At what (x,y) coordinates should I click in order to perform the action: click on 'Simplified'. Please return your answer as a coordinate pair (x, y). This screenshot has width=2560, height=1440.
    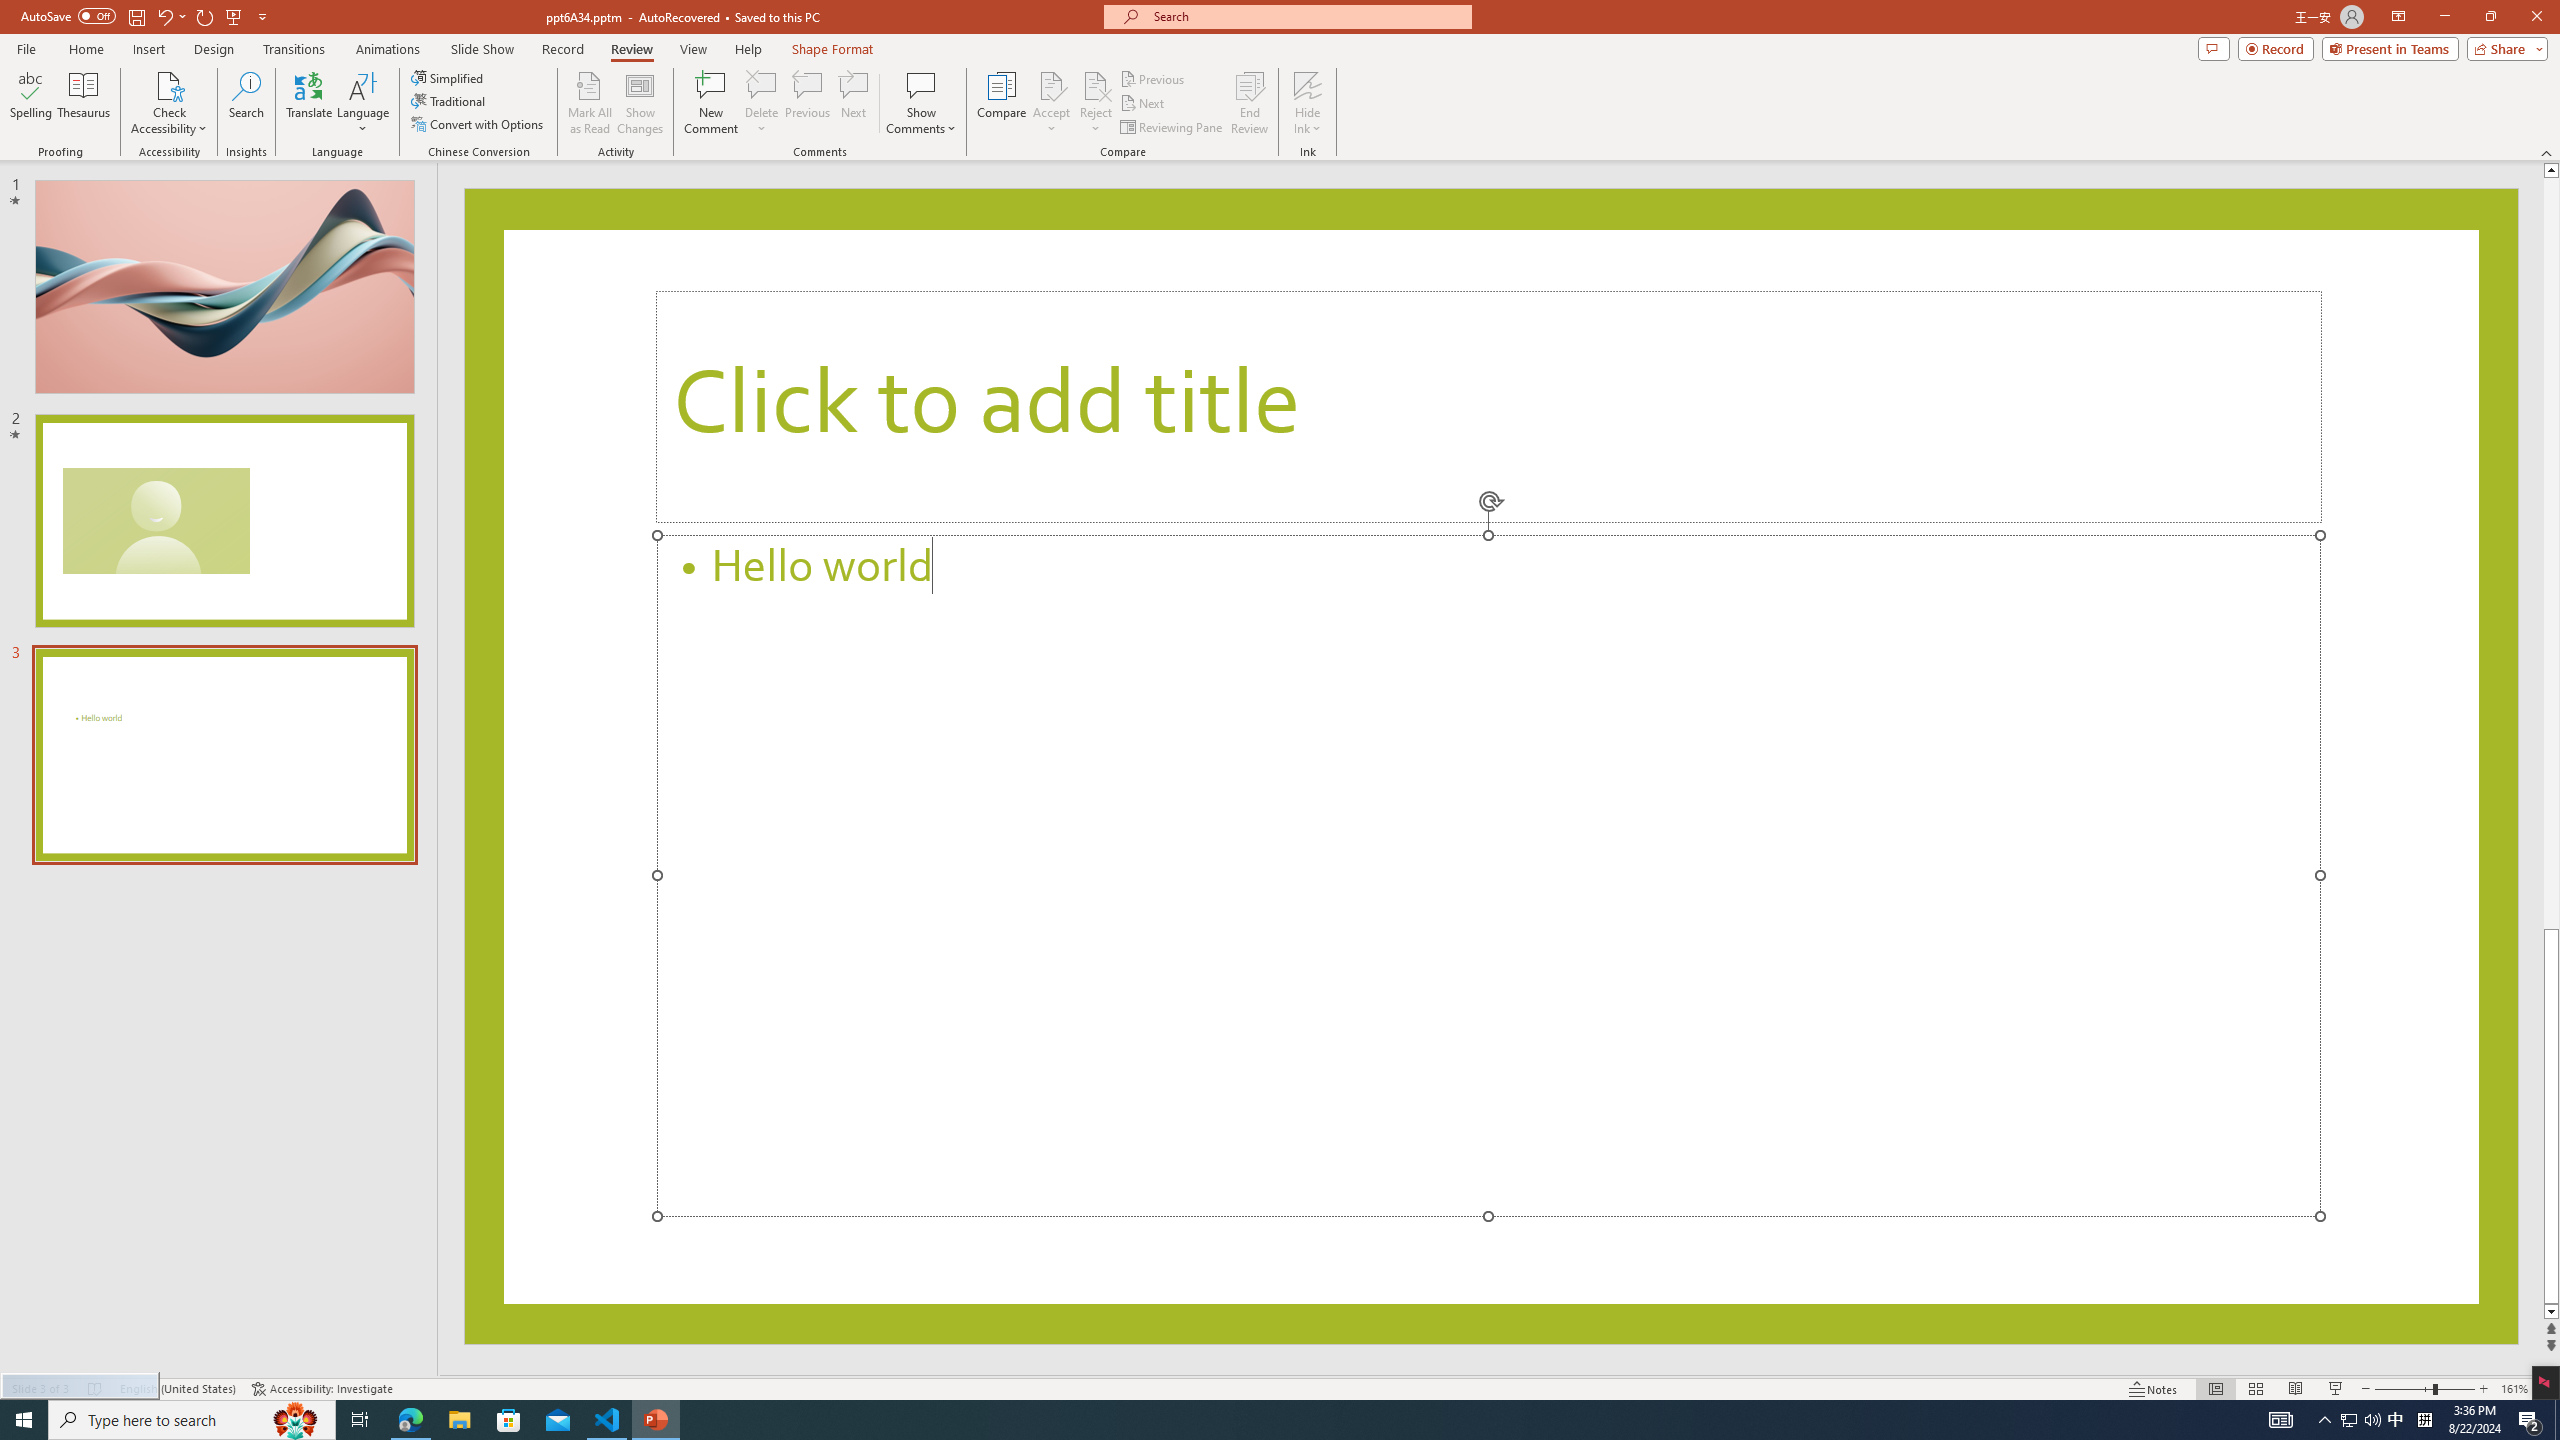
    Looking at the image, I should click on (448, 77).